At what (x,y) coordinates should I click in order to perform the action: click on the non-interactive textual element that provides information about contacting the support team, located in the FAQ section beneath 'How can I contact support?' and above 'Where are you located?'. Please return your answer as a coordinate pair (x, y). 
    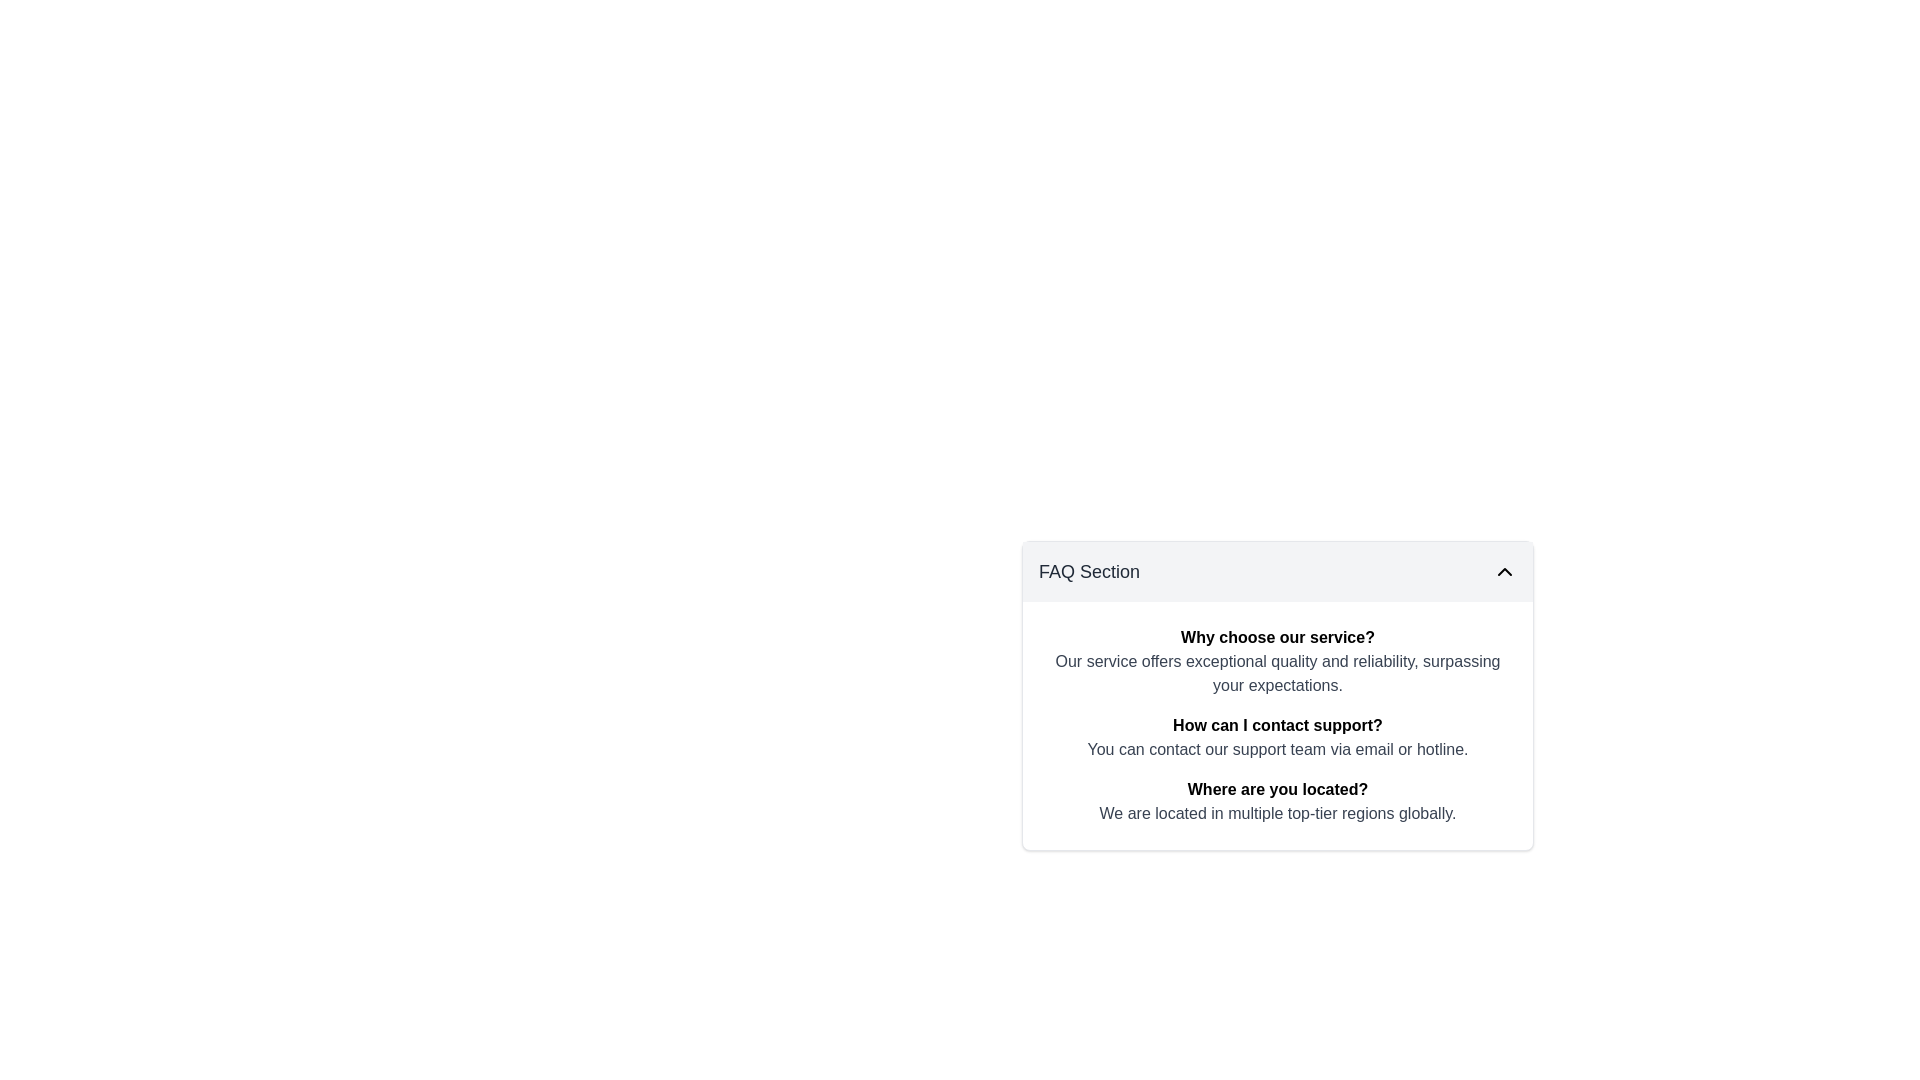
    Looking at the image, I should click on (1276, 749).